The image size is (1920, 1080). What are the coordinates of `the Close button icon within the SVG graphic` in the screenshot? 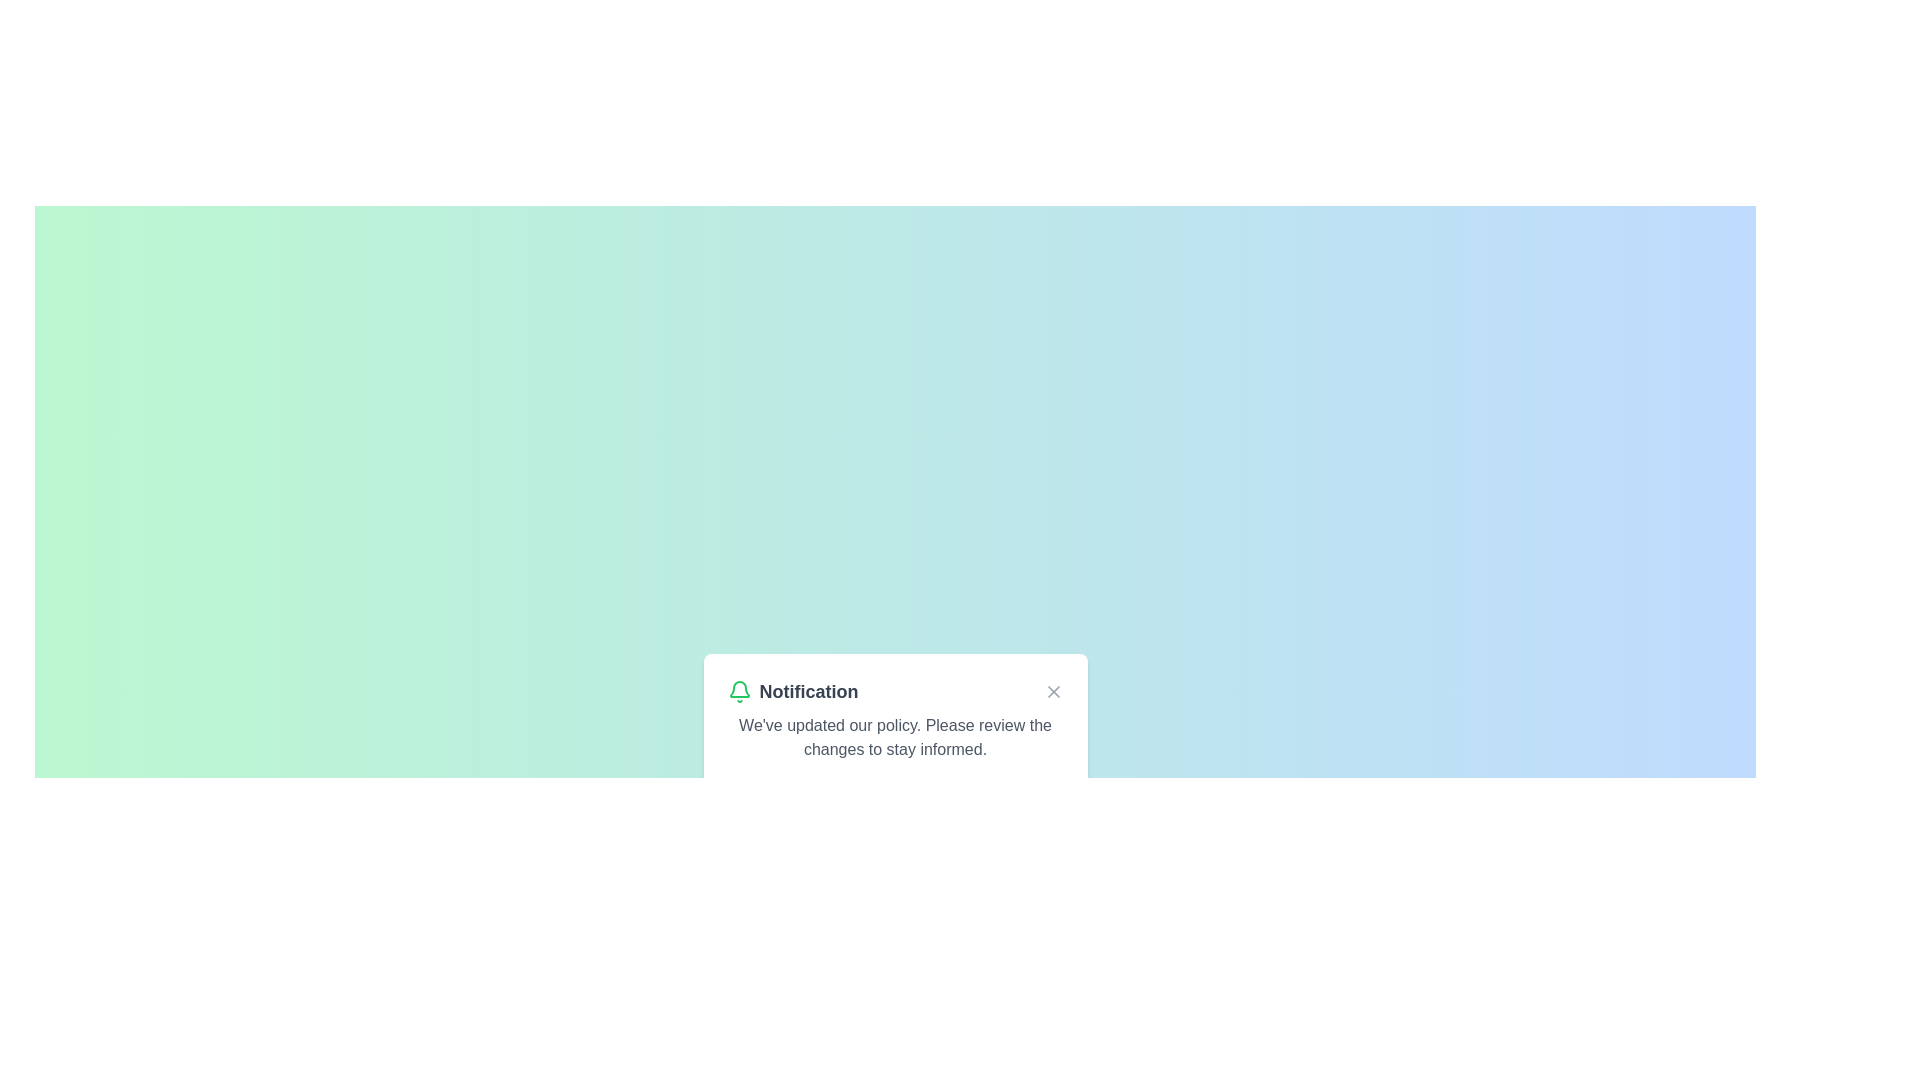 It's located at (1052, 690).